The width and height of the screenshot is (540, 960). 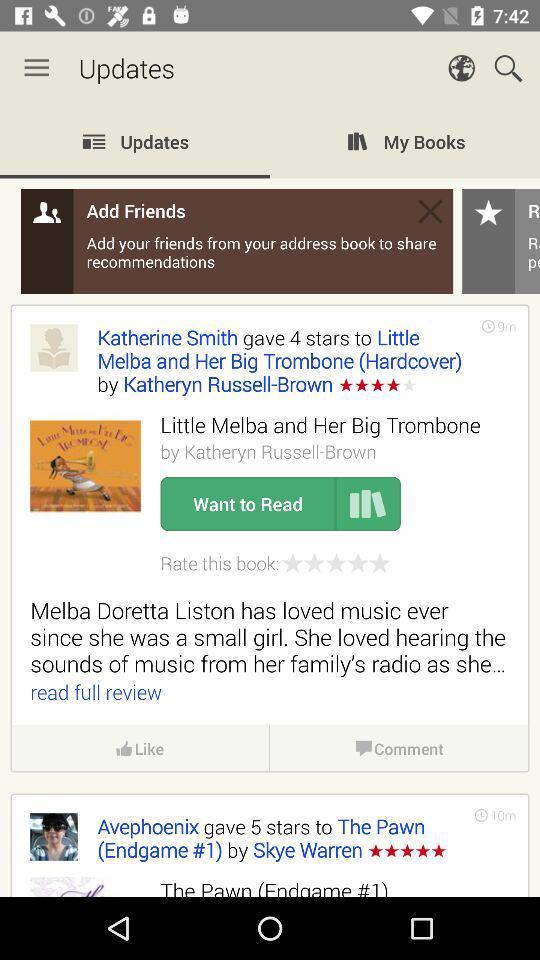 I want to click on icon below the melba doretta liston, so click(x=502, y=815).